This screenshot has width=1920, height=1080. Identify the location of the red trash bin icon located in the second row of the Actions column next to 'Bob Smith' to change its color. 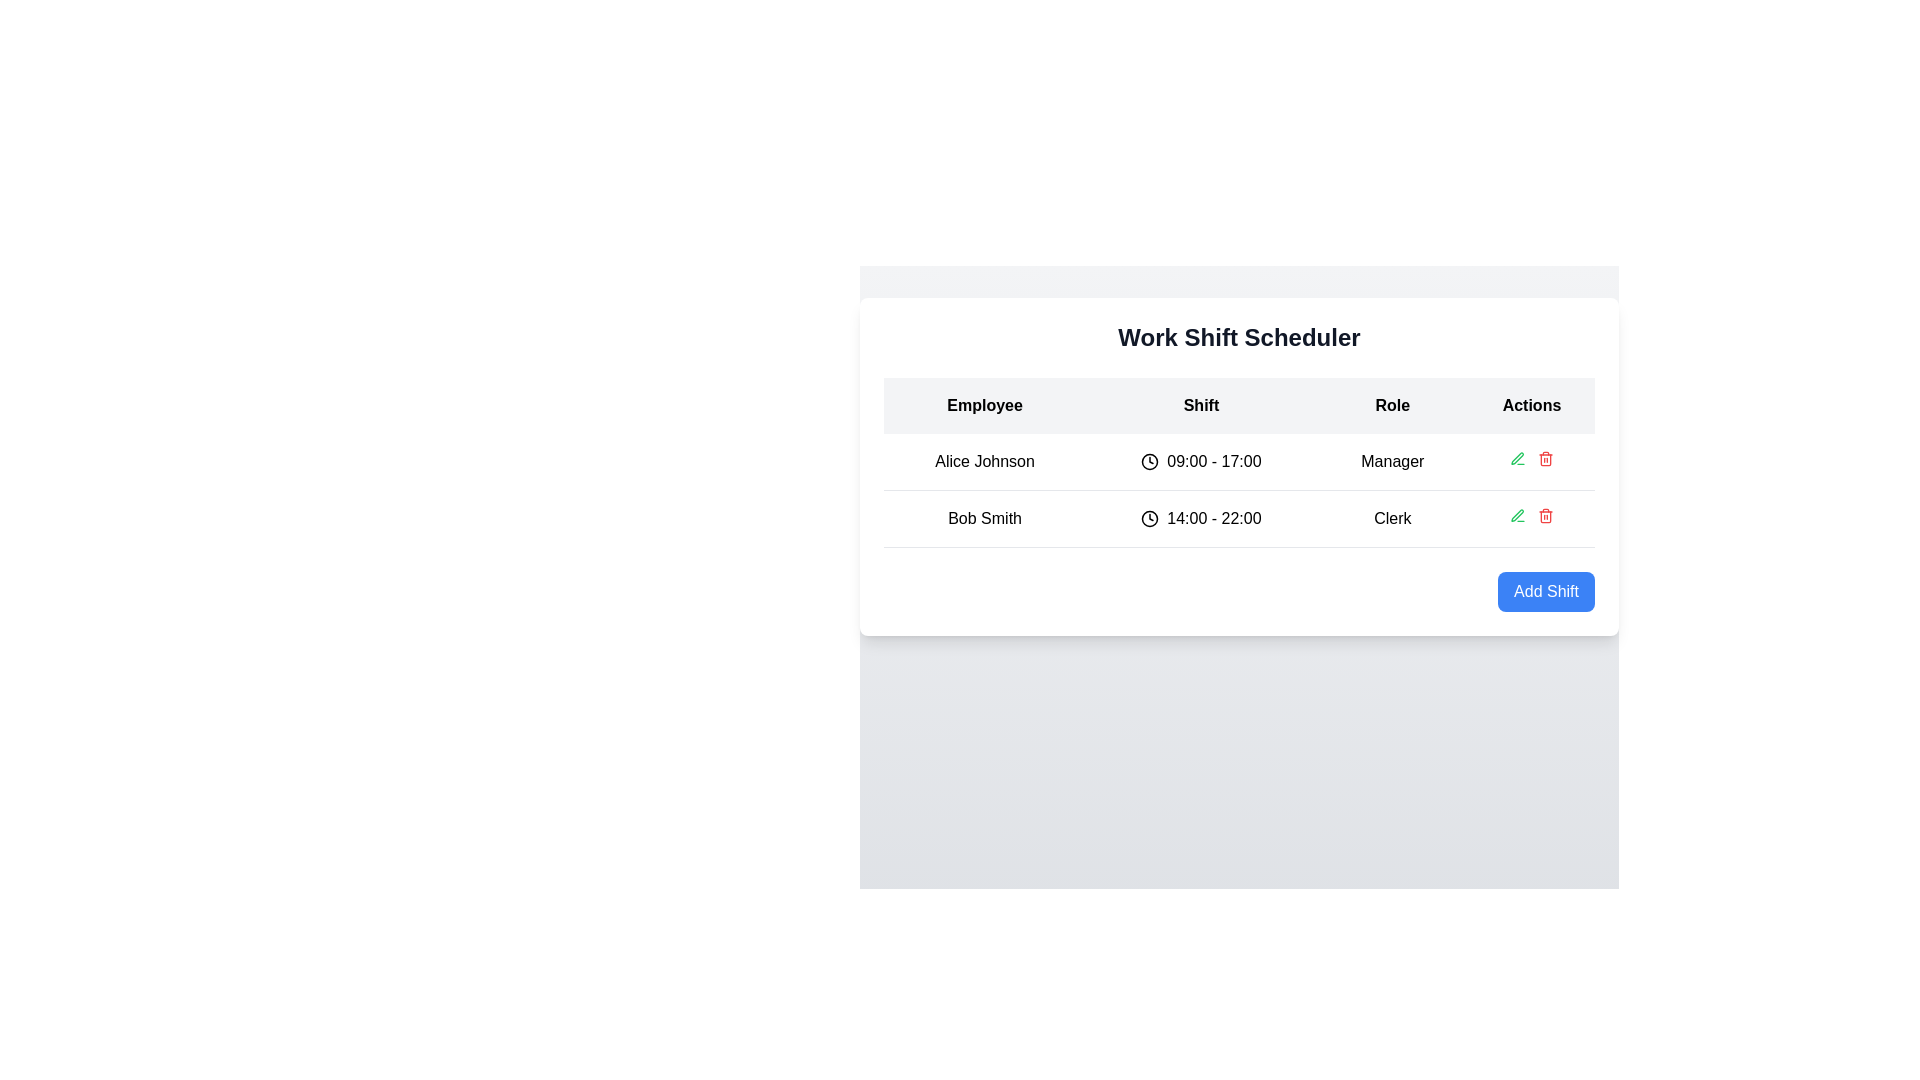
(1544, 515).